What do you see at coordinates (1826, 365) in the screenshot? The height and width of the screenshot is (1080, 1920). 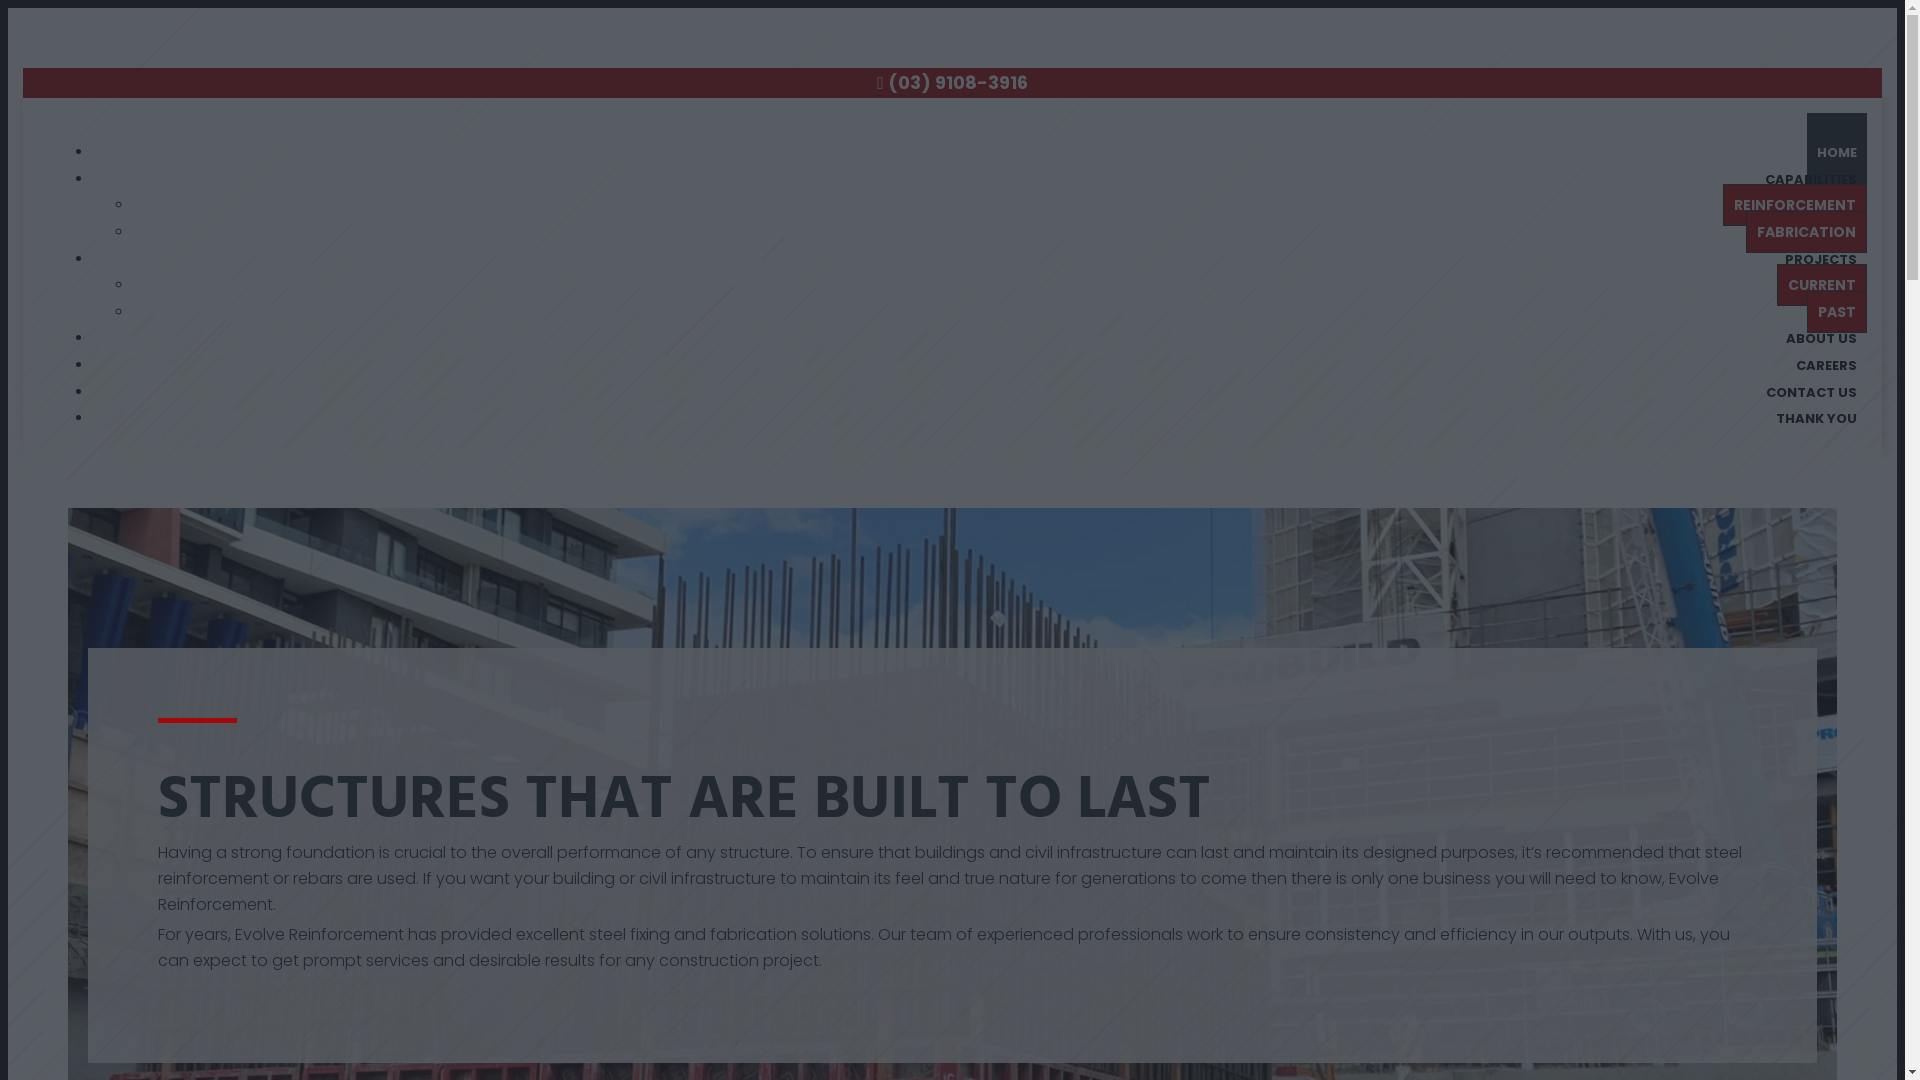 I see `'CAREERS'` at bounding box center [1826, 365].